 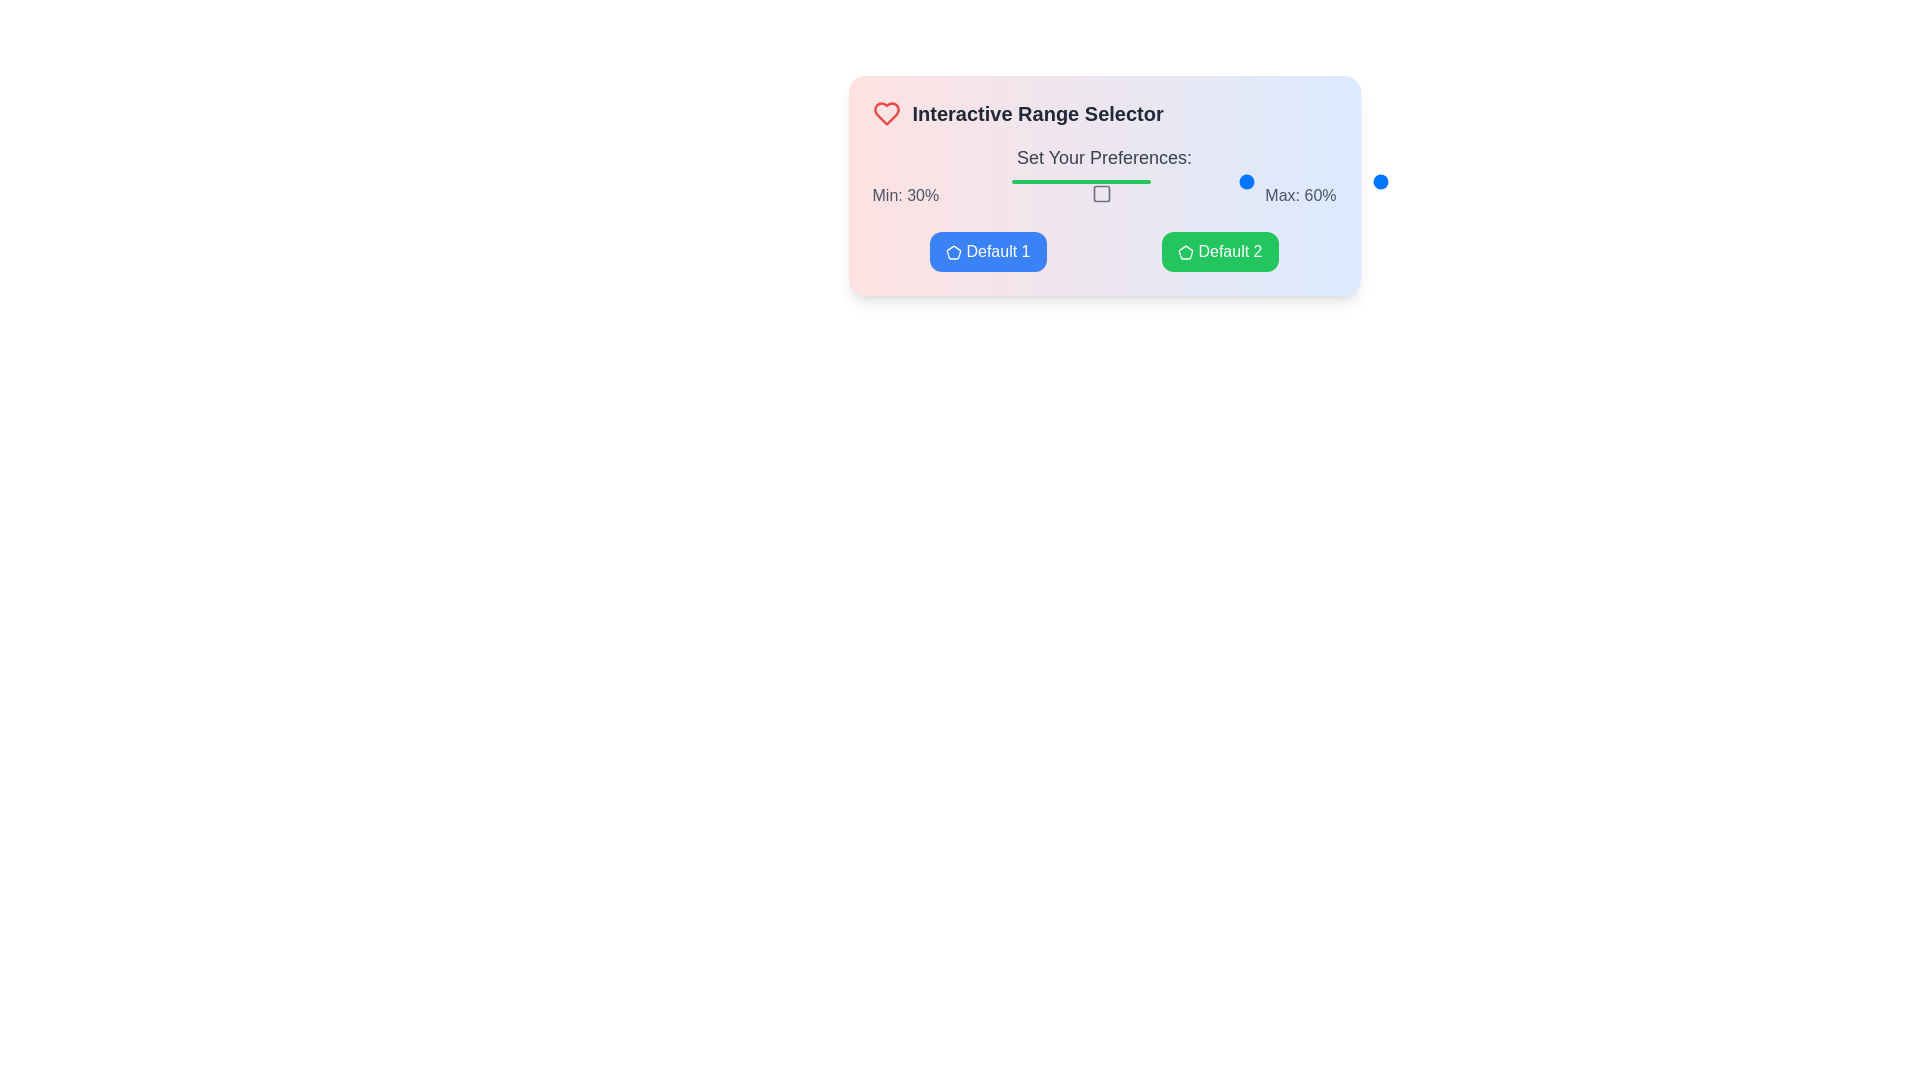 I want to click on the 'Default 2' button, which is the second button in a row of two buttons positioned to the right of the 'Default 1' button, so click(x=1219, y=250).